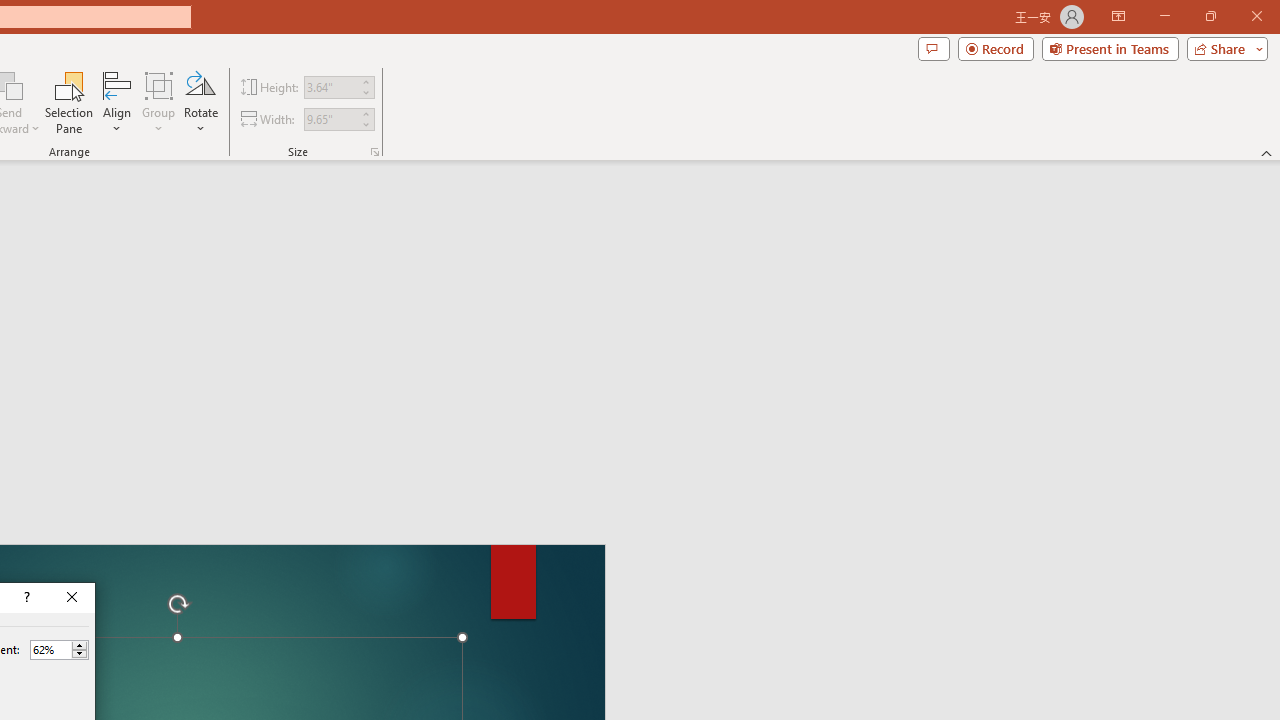 Image resolution: width=1280 pixels, height=720 pixels. What do you see at coordinates (25, 596) in the screenshot?
I see `'Context help'` at bounding box center [25, 596].